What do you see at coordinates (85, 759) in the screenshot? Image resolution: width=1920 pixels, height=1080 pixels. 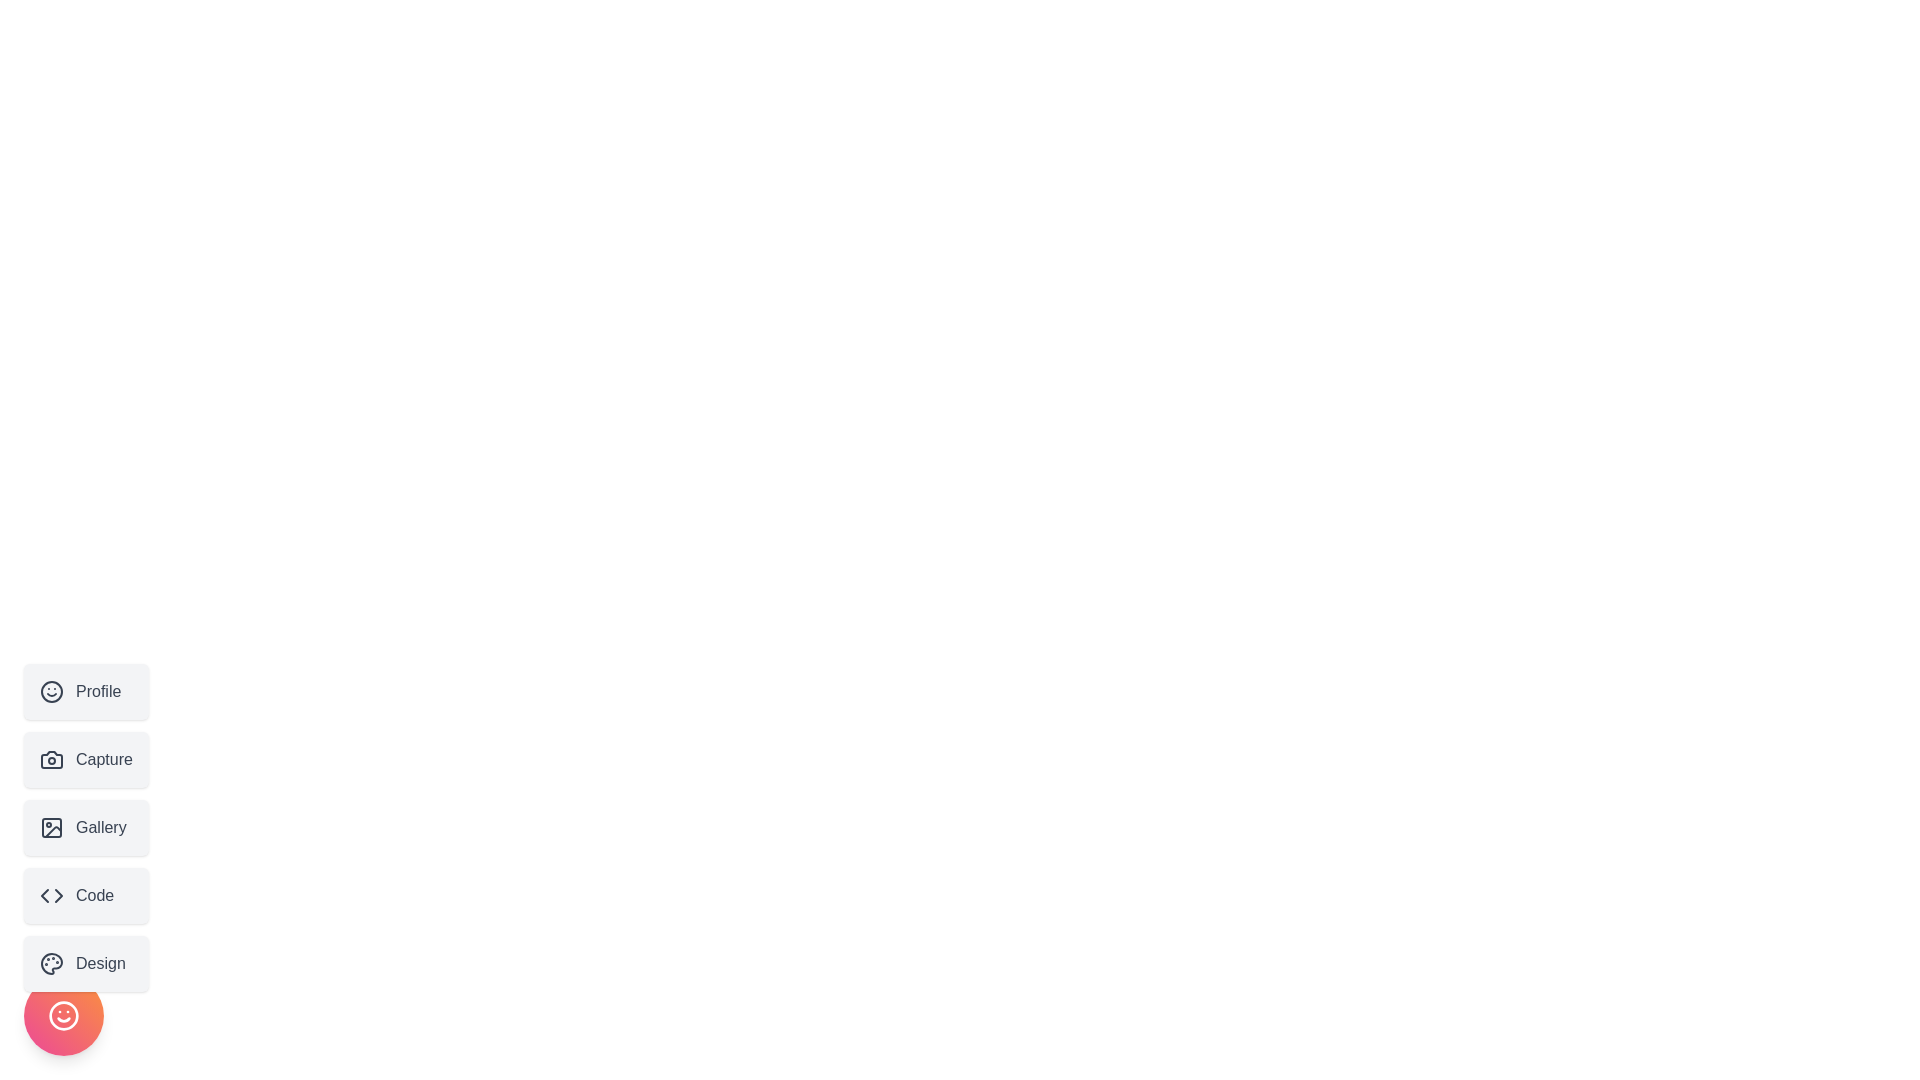 I see `the 'Capture' button with a camera icon` at bounding box center [85, 759].